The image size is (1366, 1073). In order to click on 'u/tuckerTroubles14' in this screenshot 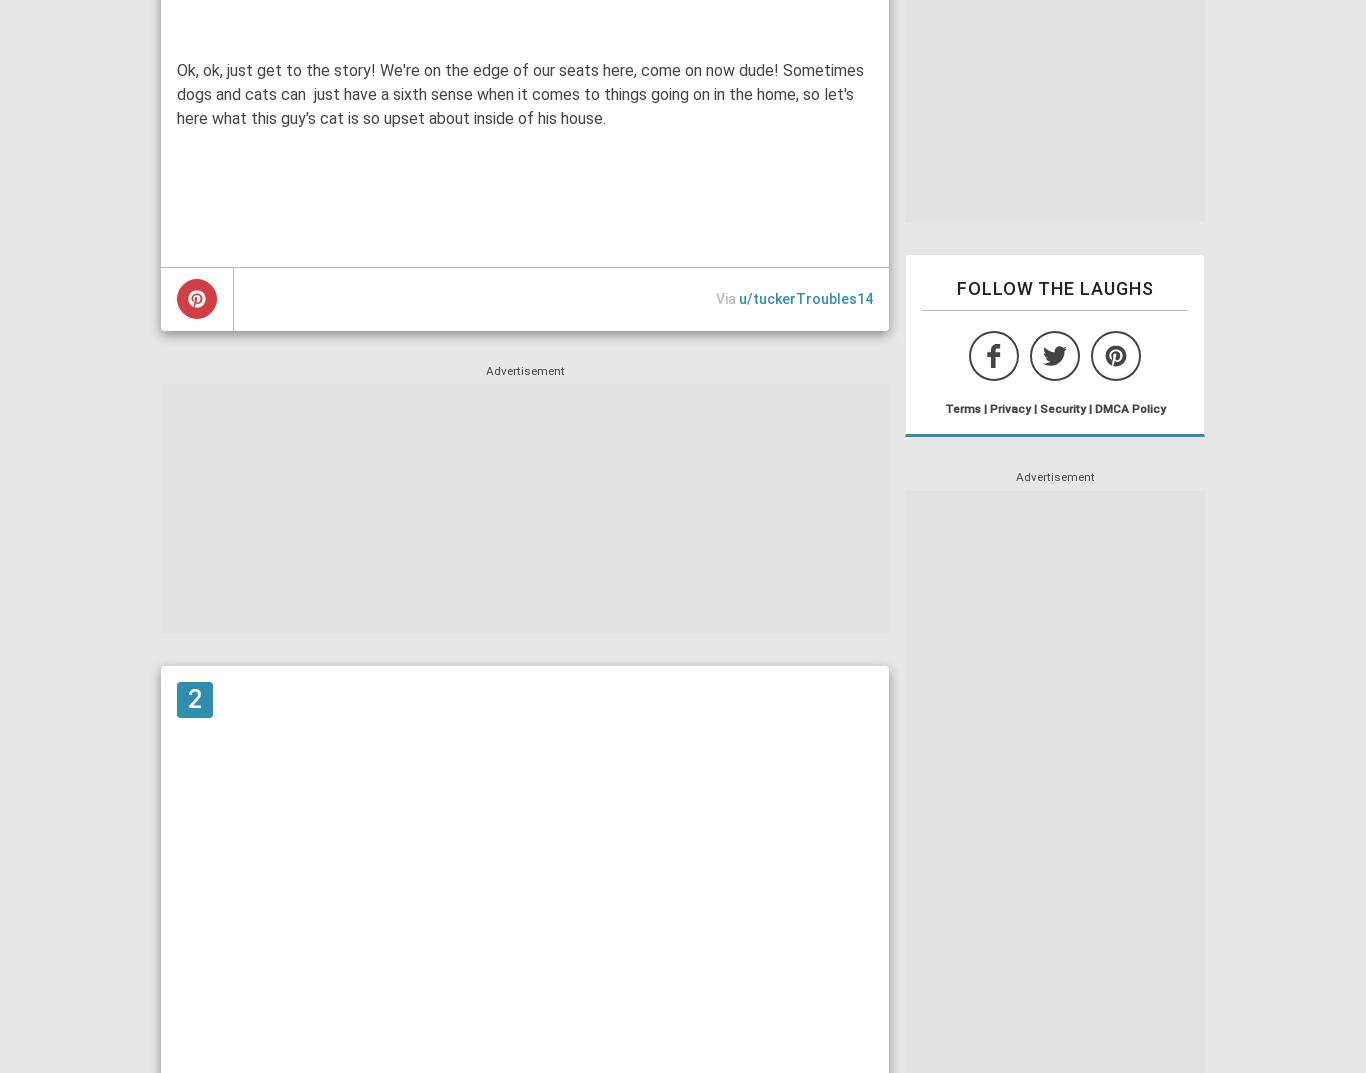, I will do `click(804, 296)`.